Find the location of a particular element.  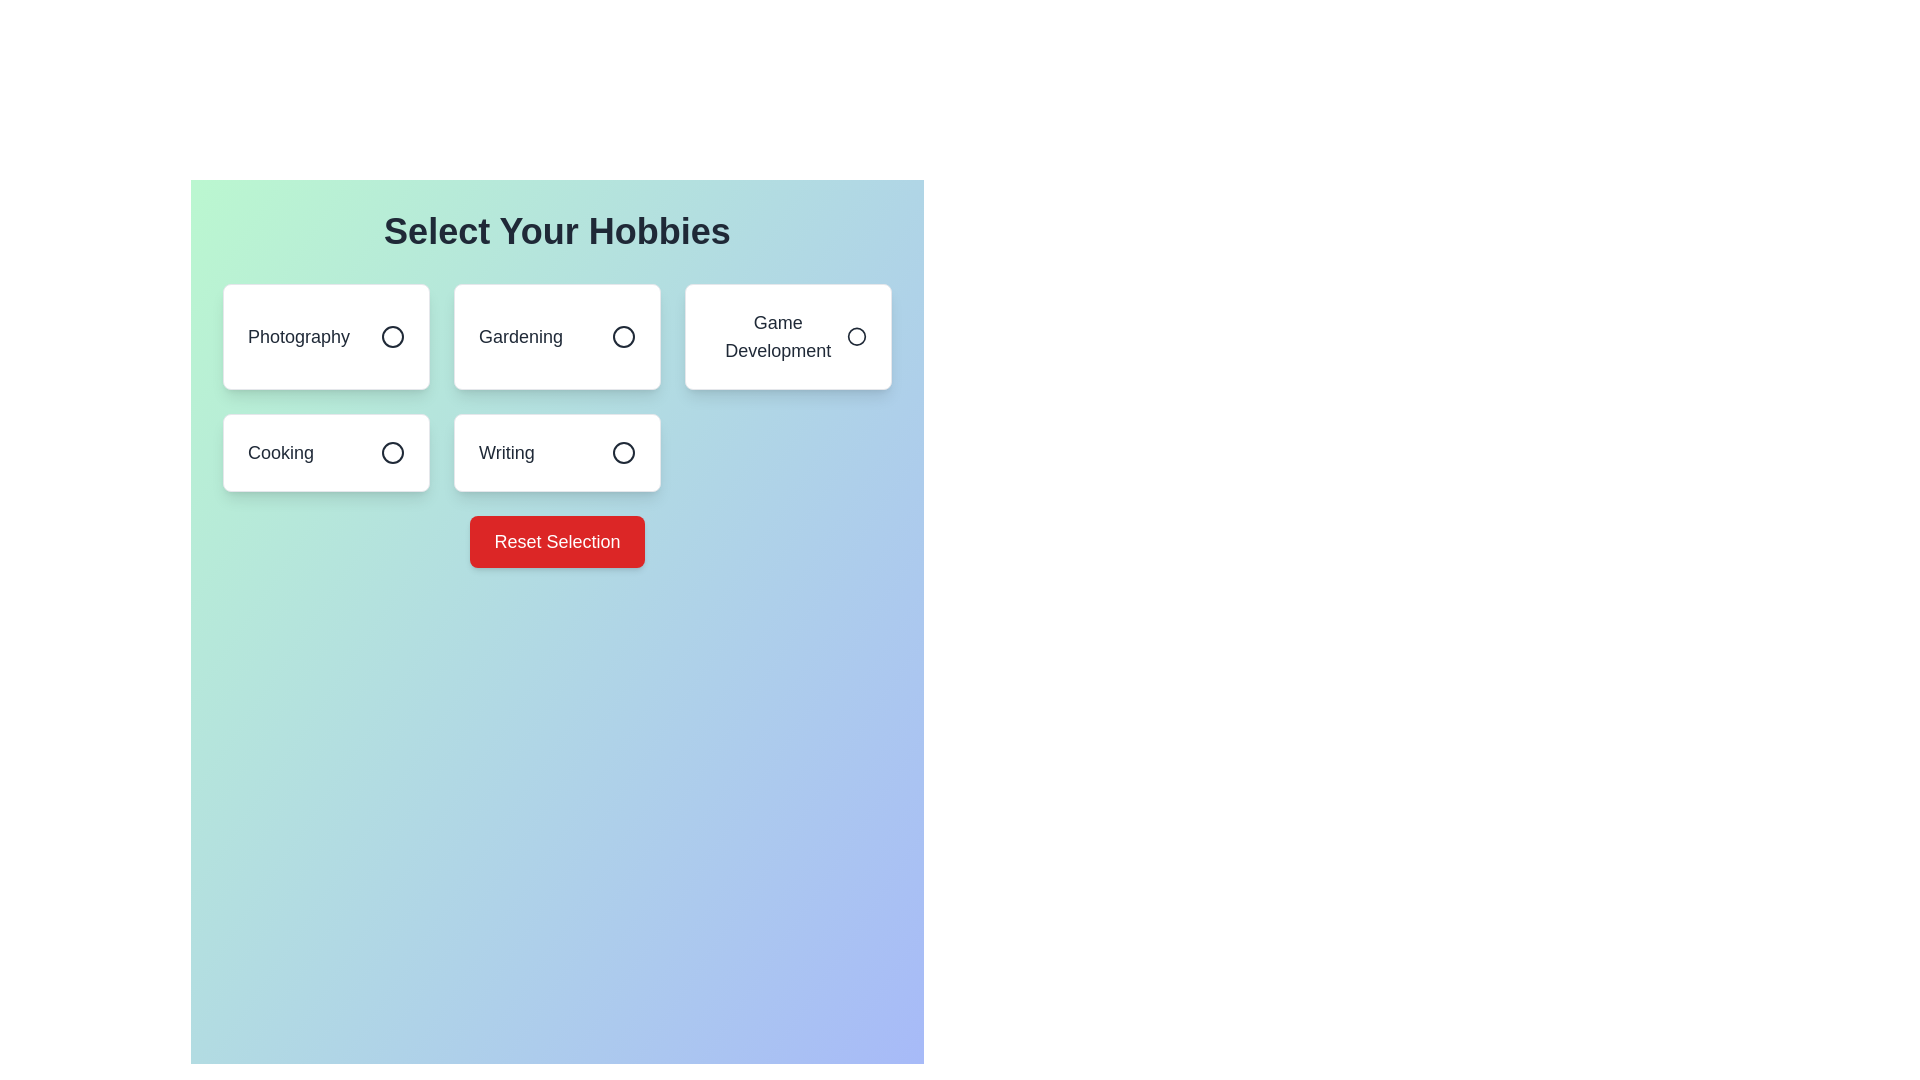

the hobby item Gardening is located at coordinates (557, 335).